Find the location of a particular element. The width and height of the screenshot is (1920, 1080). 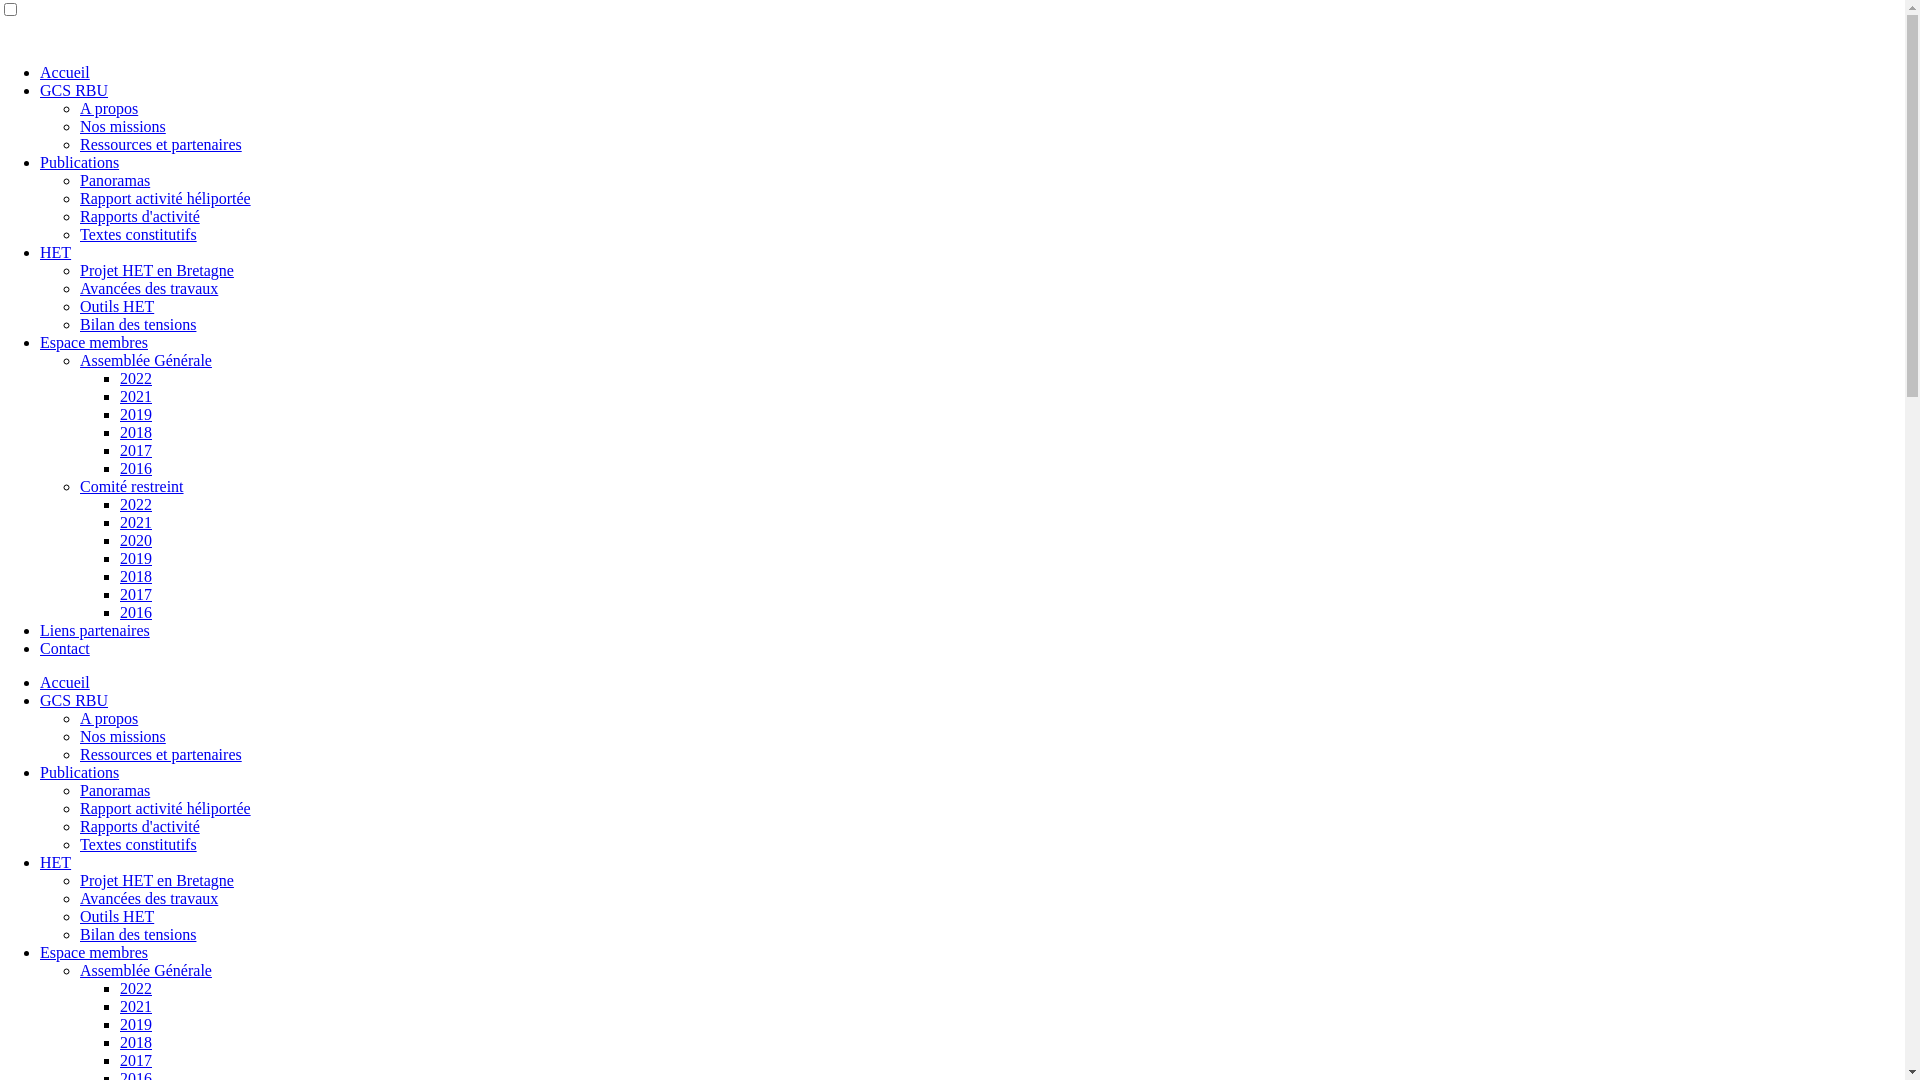

'Accueil' is located at coordinates (39, 71).